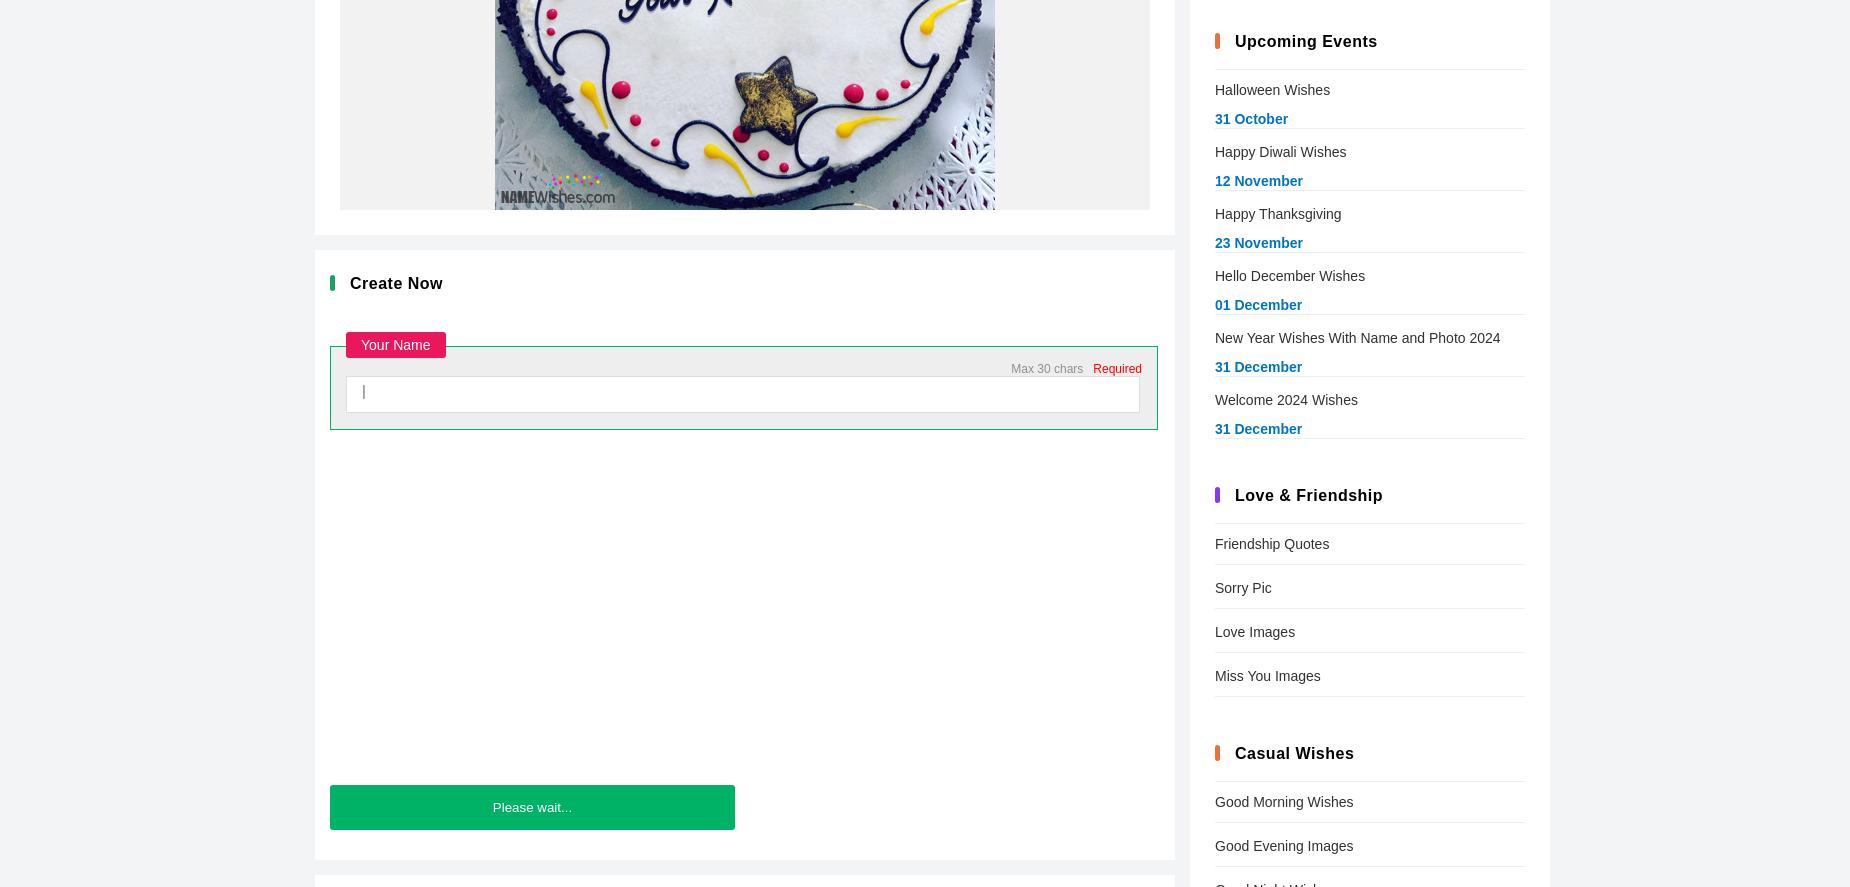 Image resolution: width=1850 pixels, height=887 pixels. Describe the element at coordinates (1283, 845) in the screenshot. I see `'Good Evening Images'` at that location.